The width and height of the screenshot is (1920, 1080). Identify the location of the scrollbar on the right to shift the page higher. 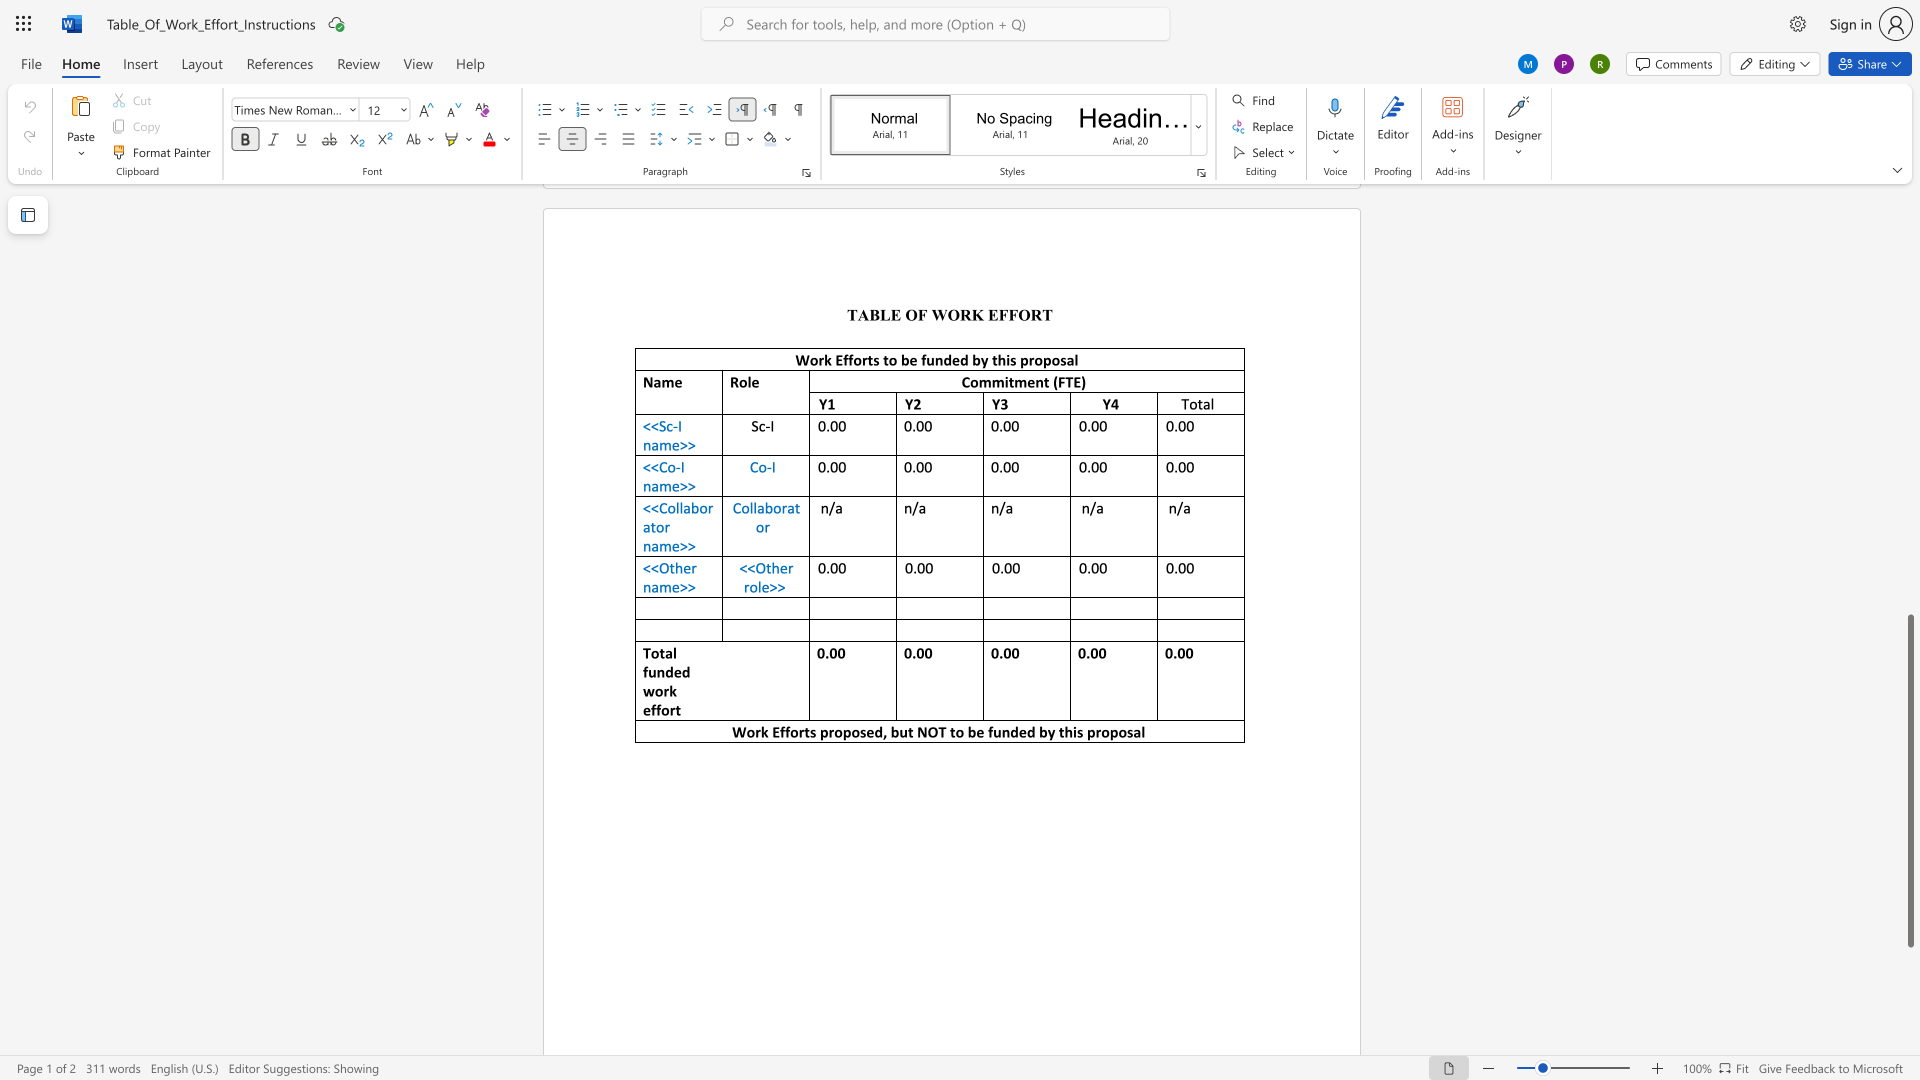
(1909, 438).